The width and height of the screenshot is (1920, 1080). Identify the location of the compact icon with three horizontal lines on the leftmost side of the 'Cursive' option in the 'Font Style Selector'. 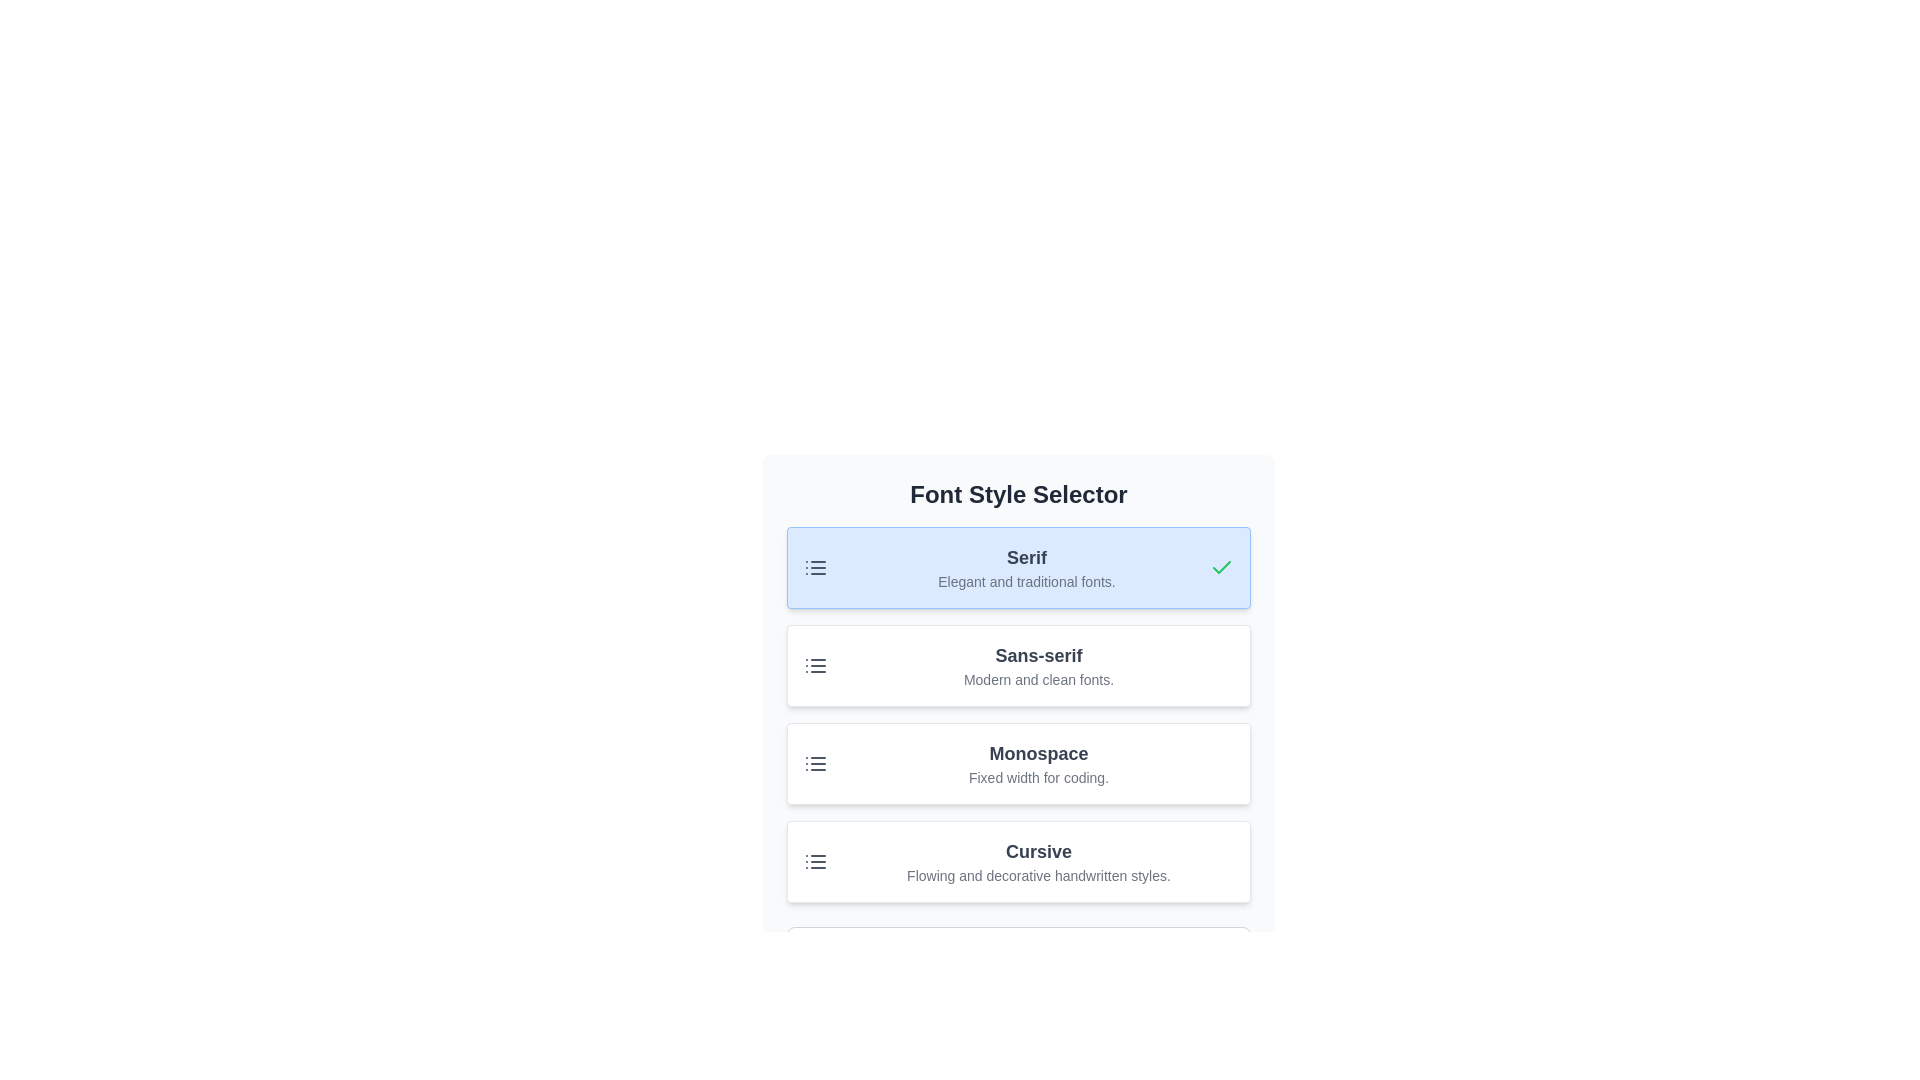
(816, 860).